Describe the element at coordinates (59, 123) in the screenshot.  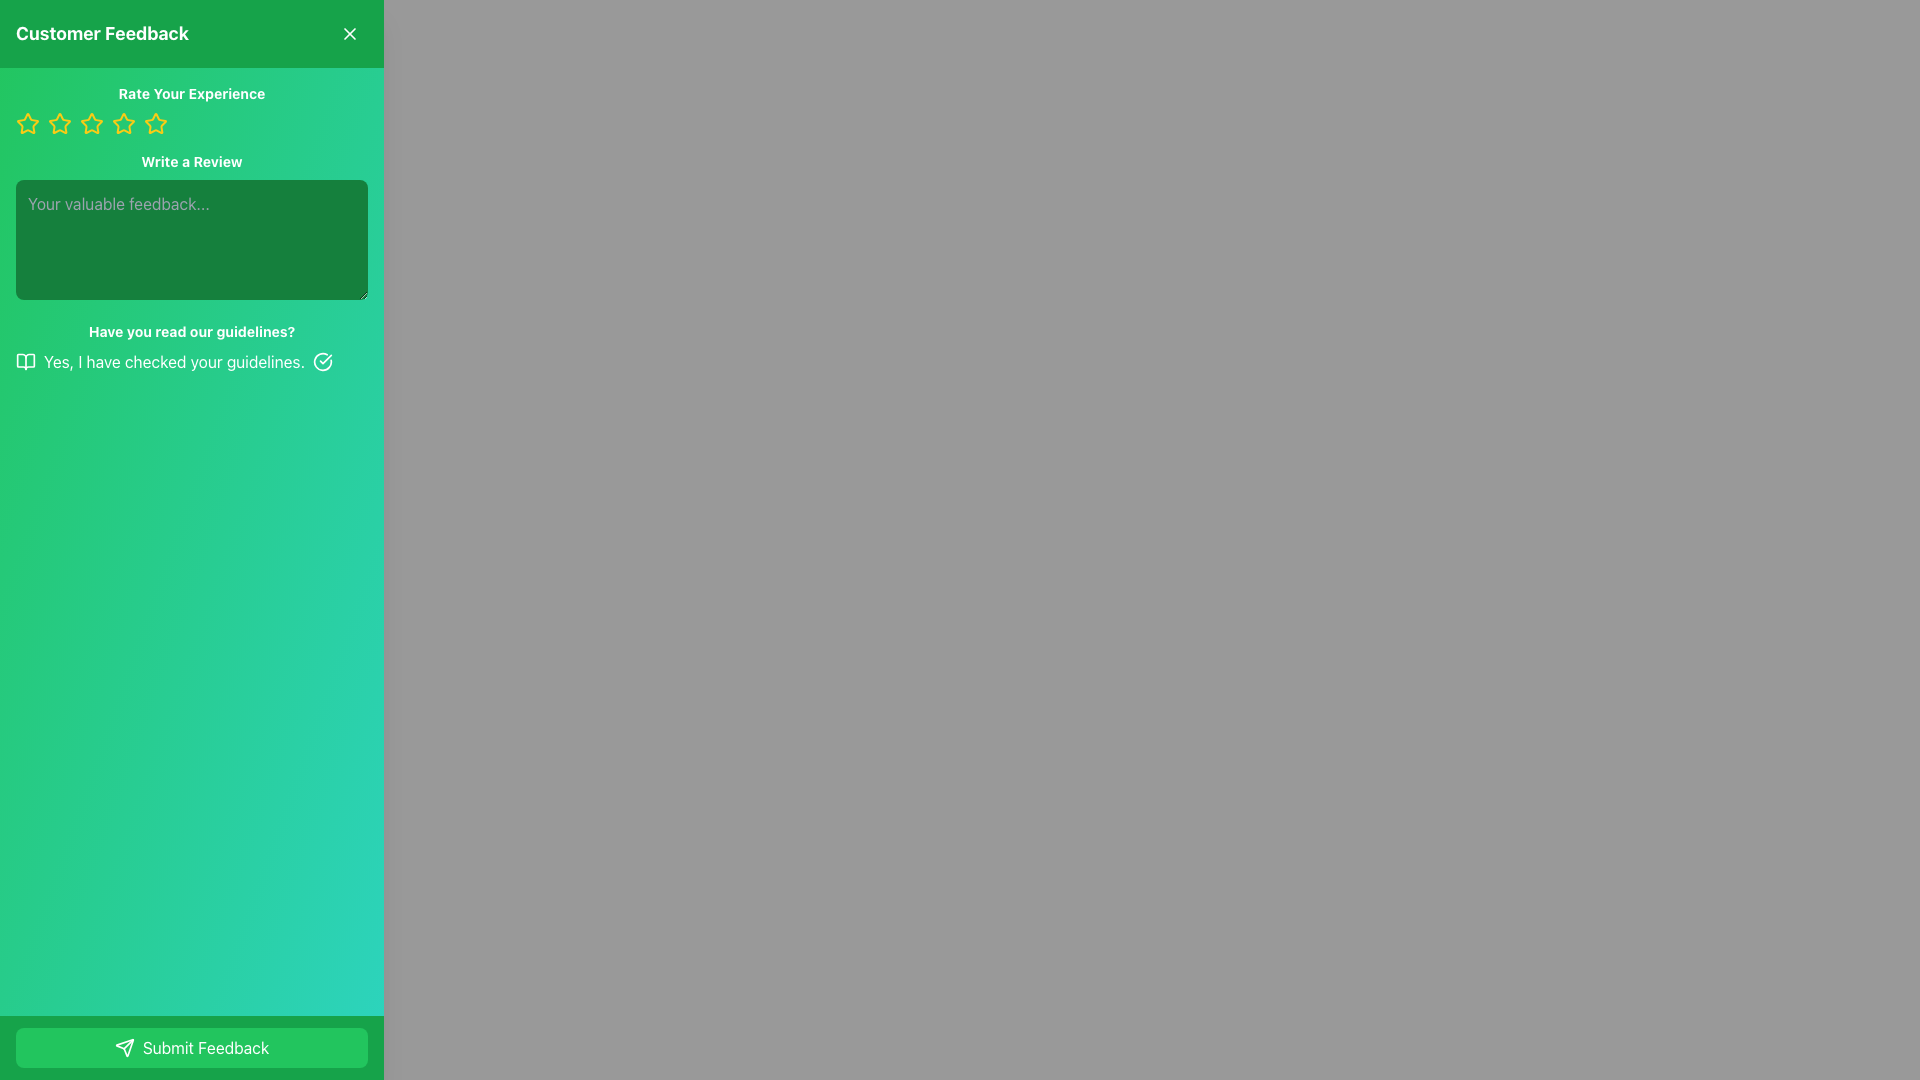
I see `the second star icon in the horizontal row of stars under the 'Rate Your Experience' section` at that location.